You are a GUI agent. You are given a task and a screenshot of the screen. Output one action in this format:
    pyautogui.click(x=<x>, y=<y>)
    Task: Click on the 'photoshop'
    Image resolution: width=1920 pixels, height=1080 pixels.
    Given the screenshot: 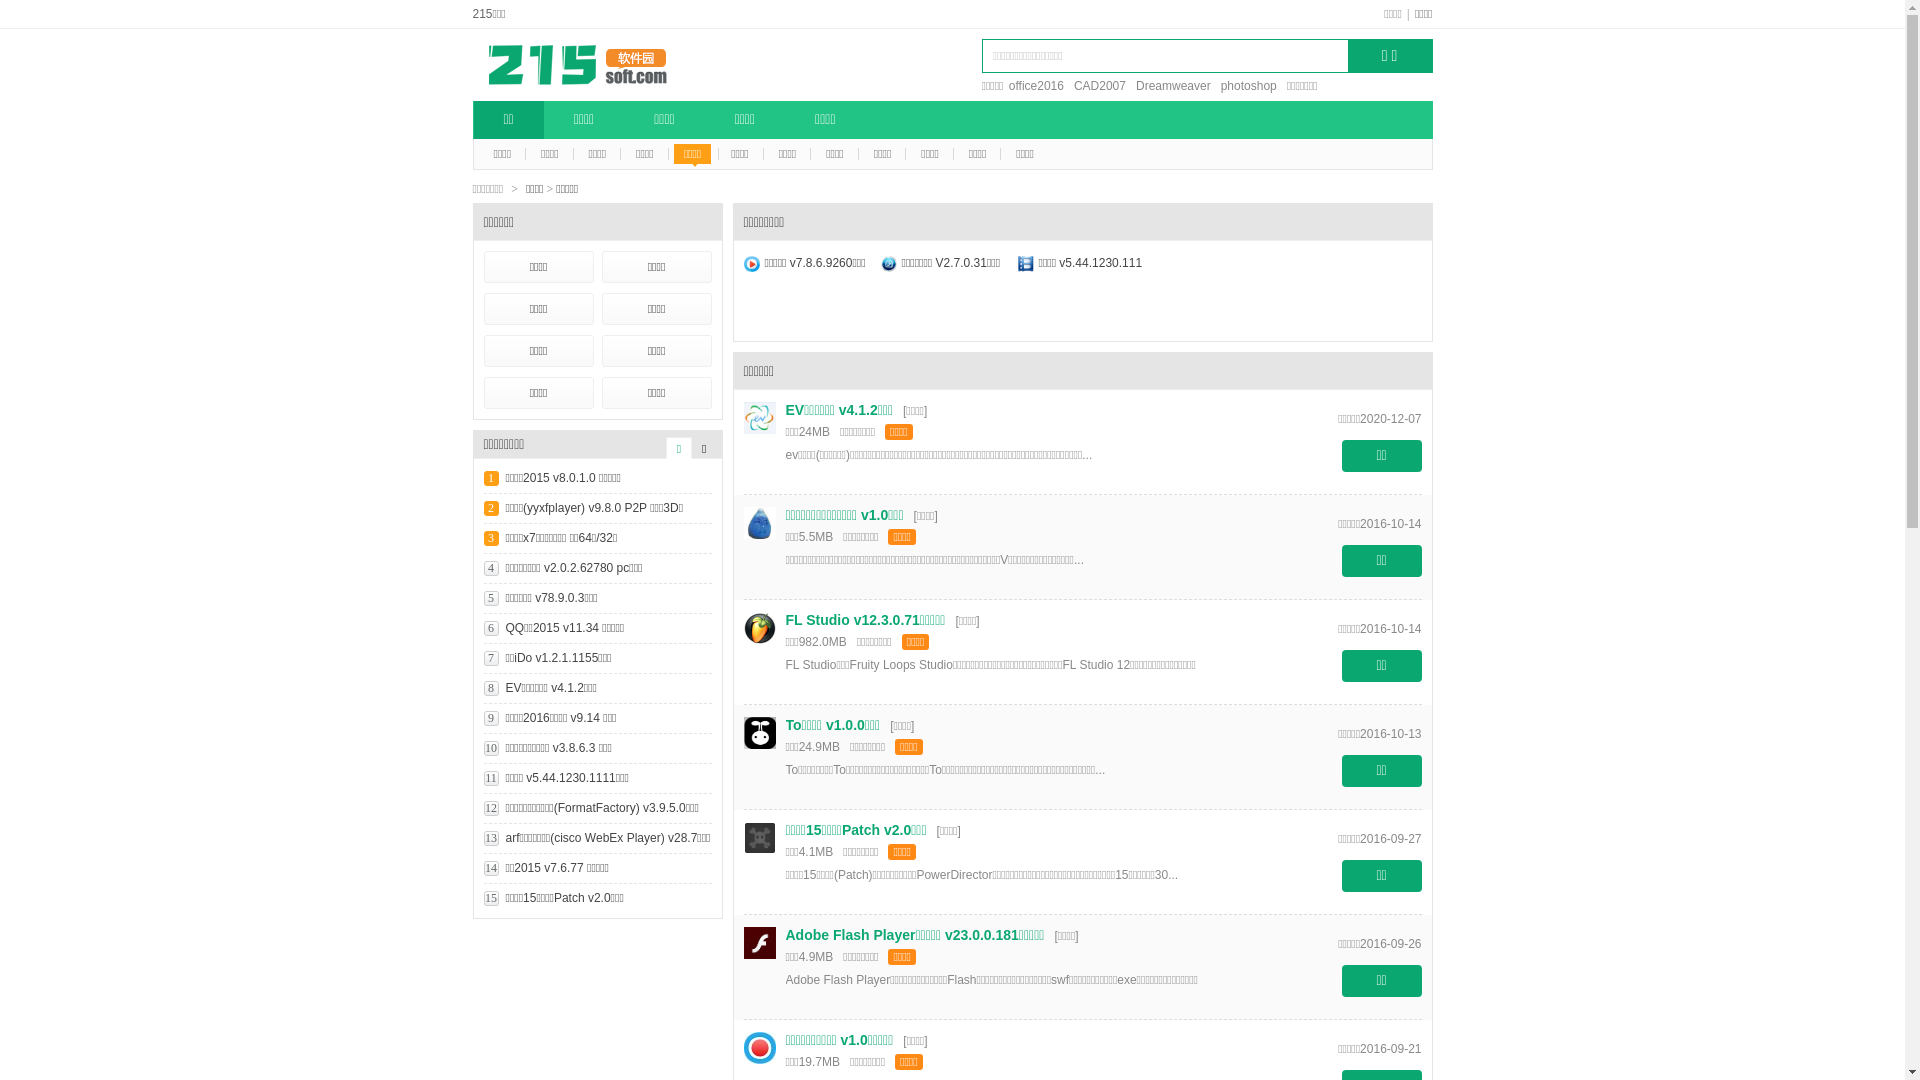 What is the action you would take?
    pyautogui.click(x=1247, y=84)
    